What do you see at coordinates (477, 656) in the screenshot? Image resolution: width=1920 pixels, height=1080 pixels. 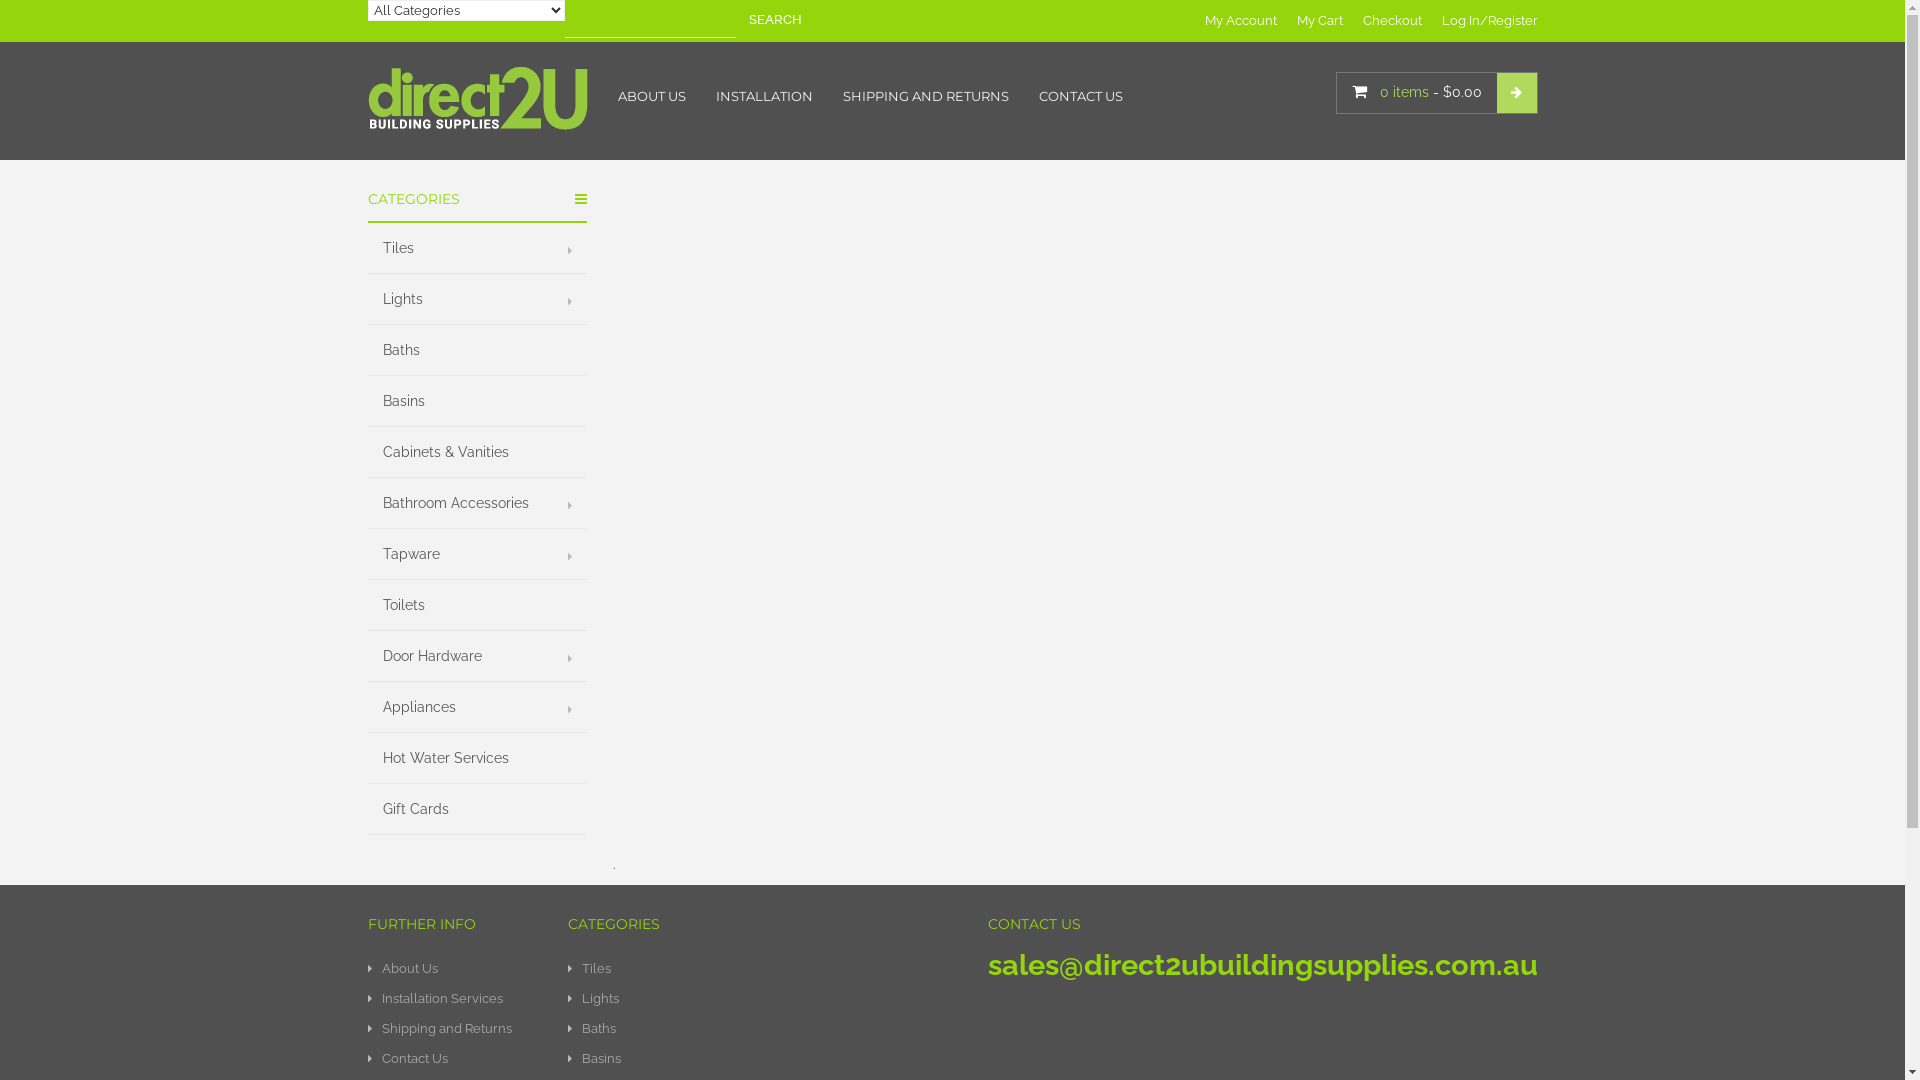 I see `'Door Hardware'` at bounding box center [477, 656].